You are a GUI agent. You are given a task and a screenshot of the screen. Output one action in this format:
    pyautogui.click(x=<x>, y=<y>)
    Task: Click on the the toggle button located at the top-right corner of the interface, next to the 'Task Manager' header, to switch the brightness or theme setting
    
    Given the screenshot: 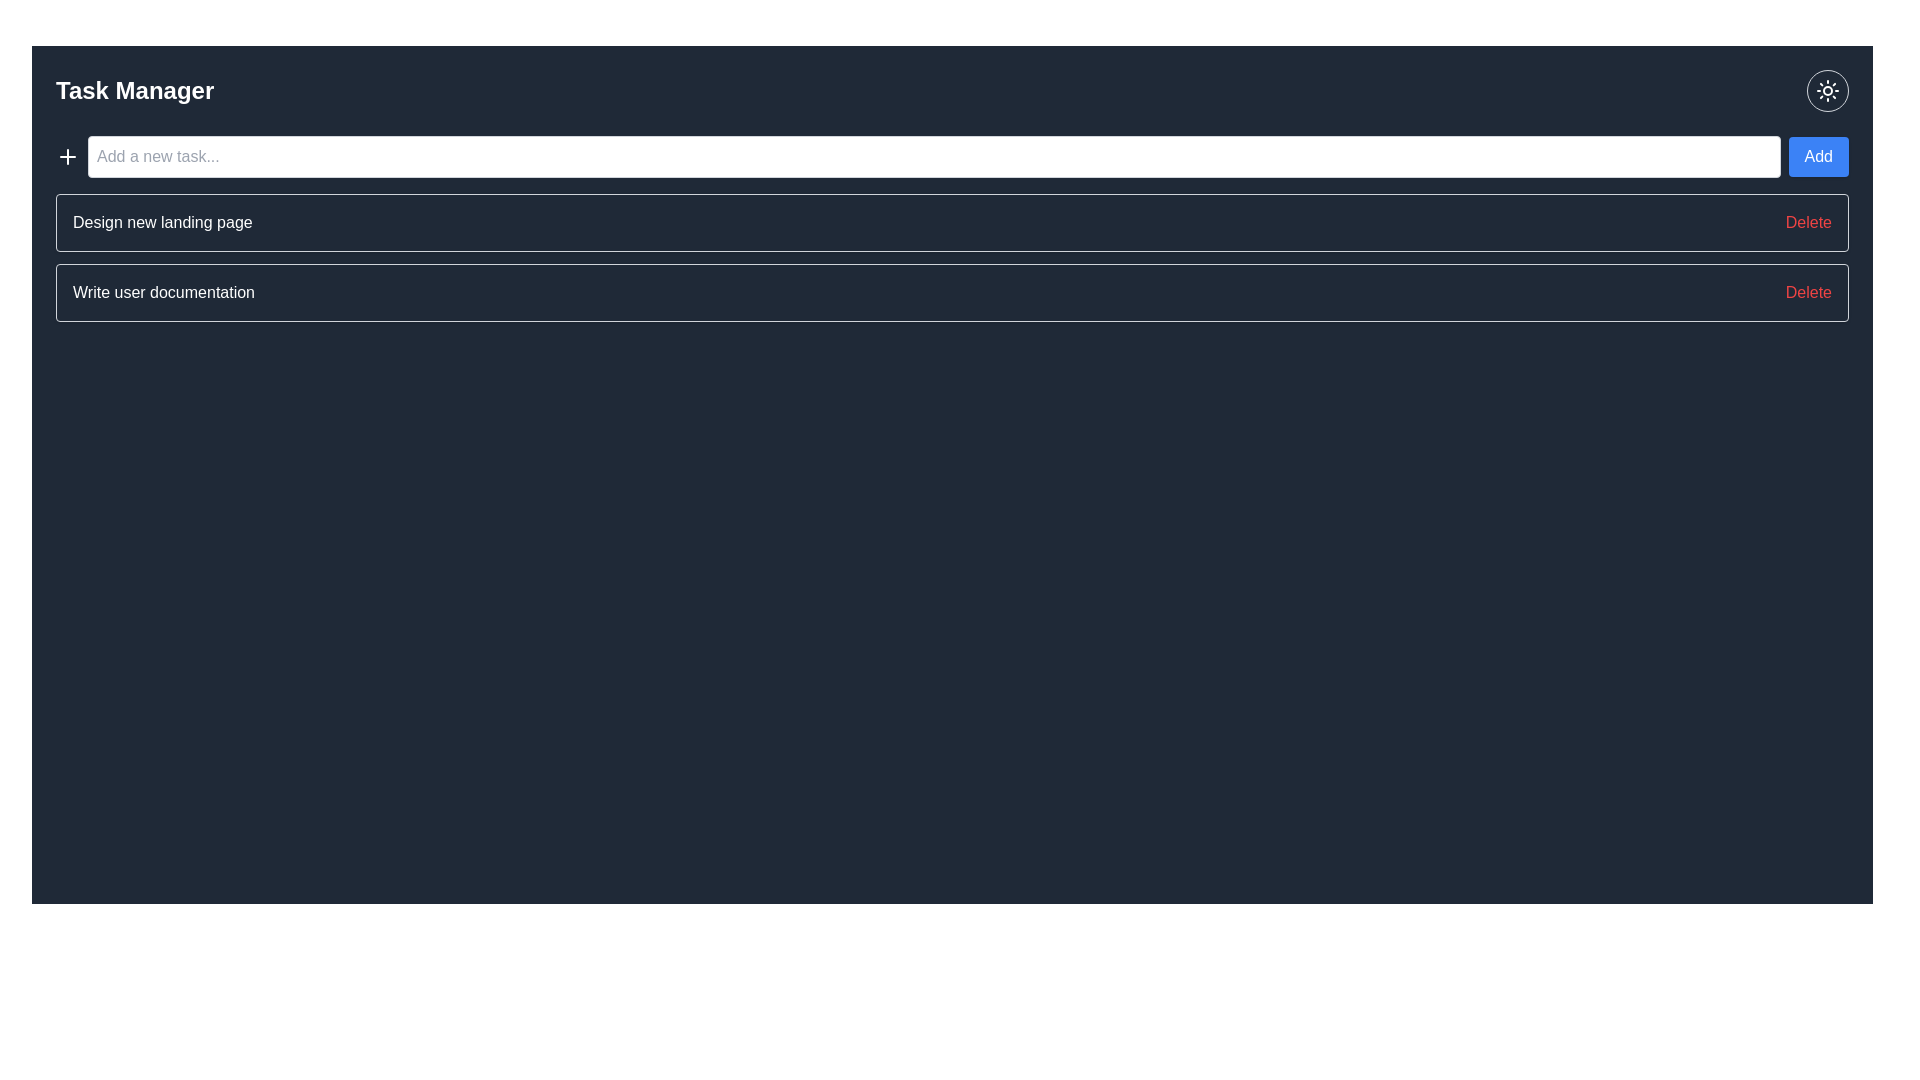 What is the action you would take?
    pyautogui.click(x=1828, y=91)
    